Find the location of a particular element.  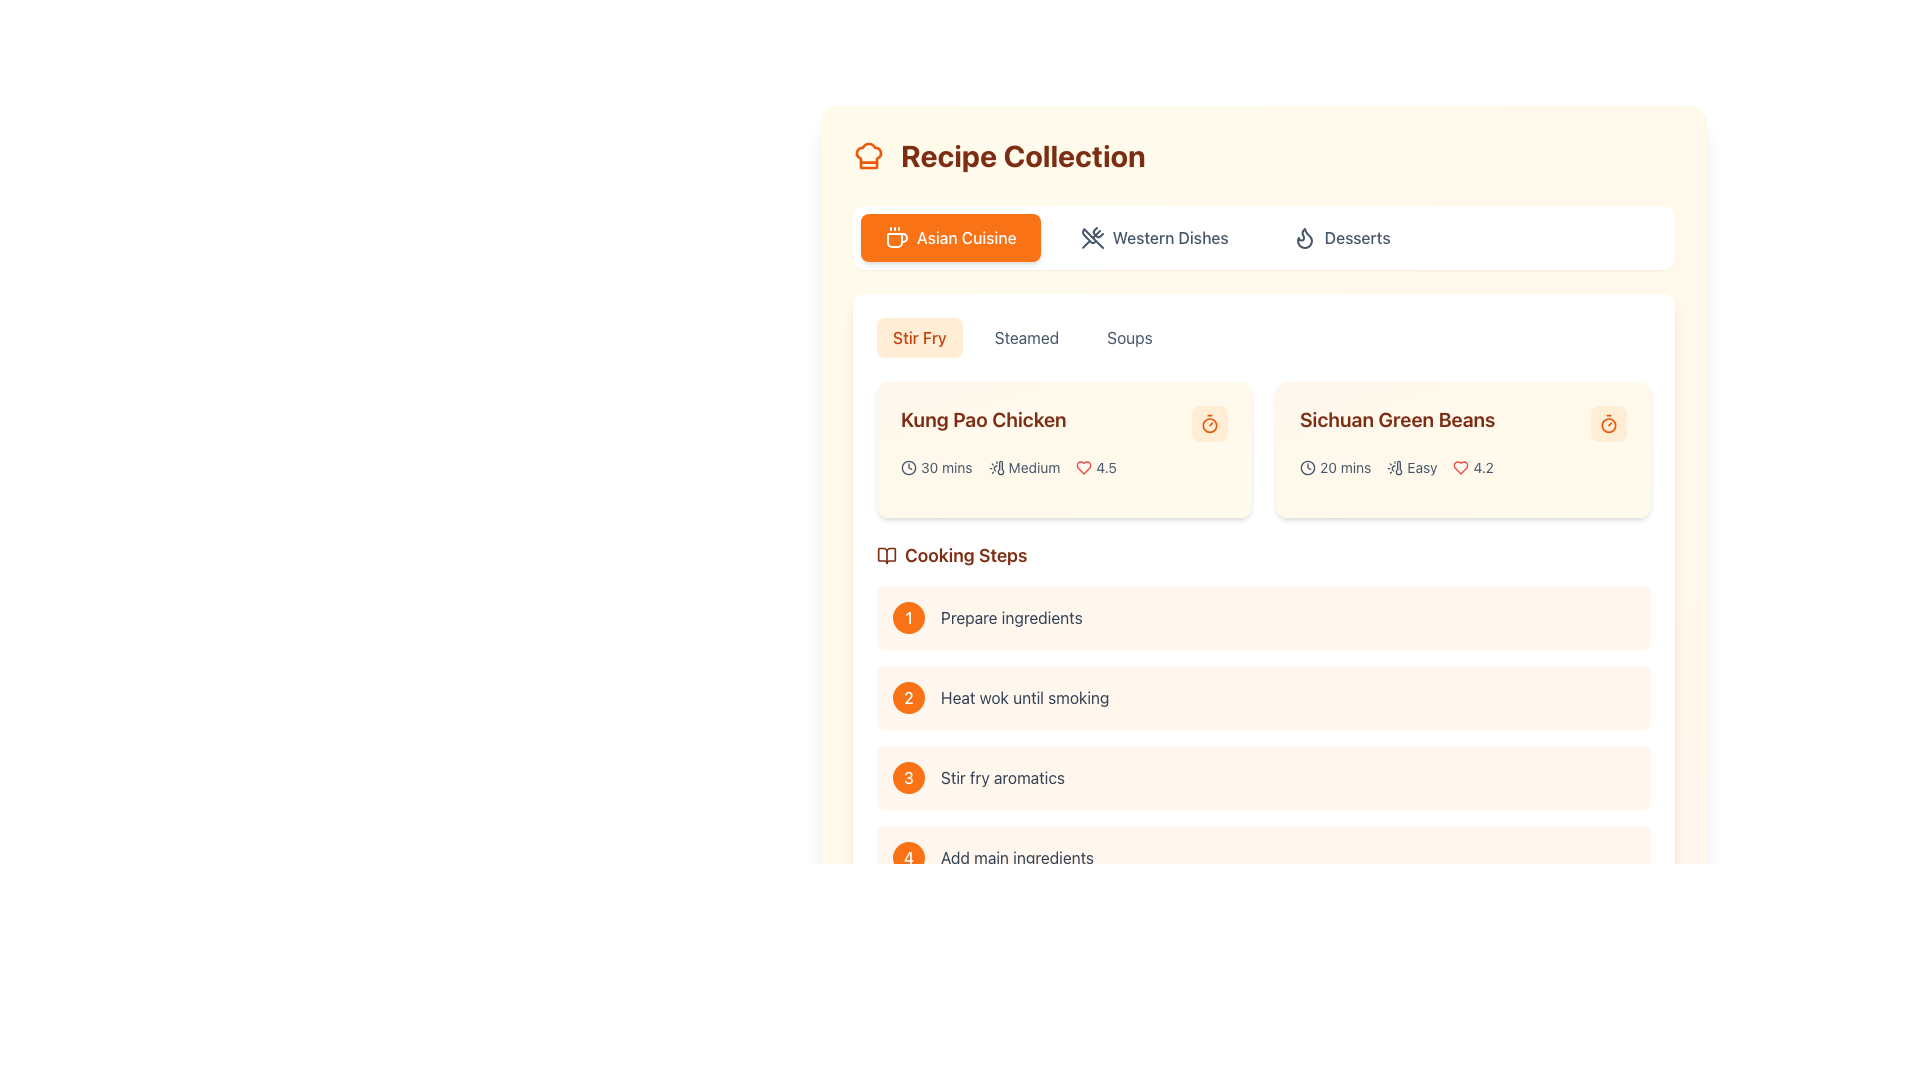

the interactive timer icon button located at the top-right corner of the 'Sichuan Green Beans' recipe card is located at coordinates (1608, 423).